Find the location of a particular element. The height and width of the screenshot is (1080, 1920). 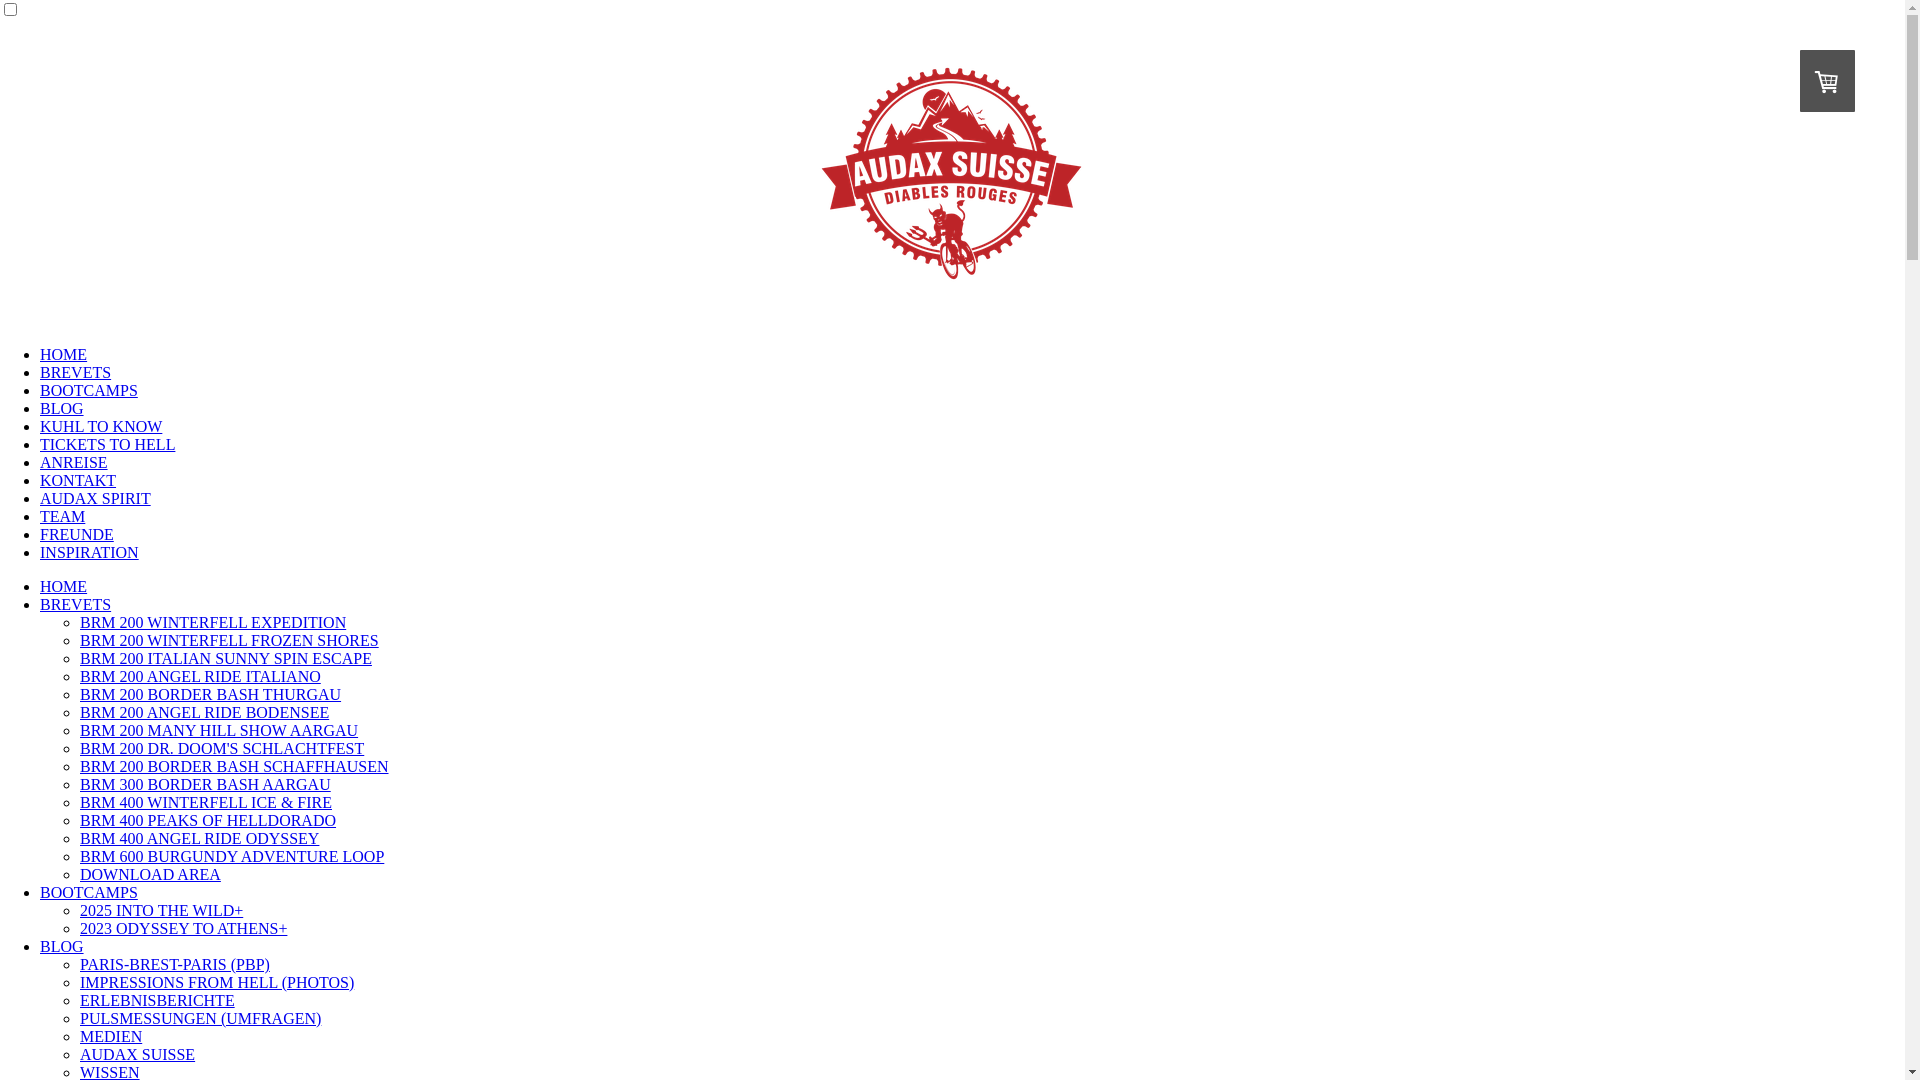

'BRM 400 WINTERFELL ICE & FIRE' is located at coordinates (206, 801).